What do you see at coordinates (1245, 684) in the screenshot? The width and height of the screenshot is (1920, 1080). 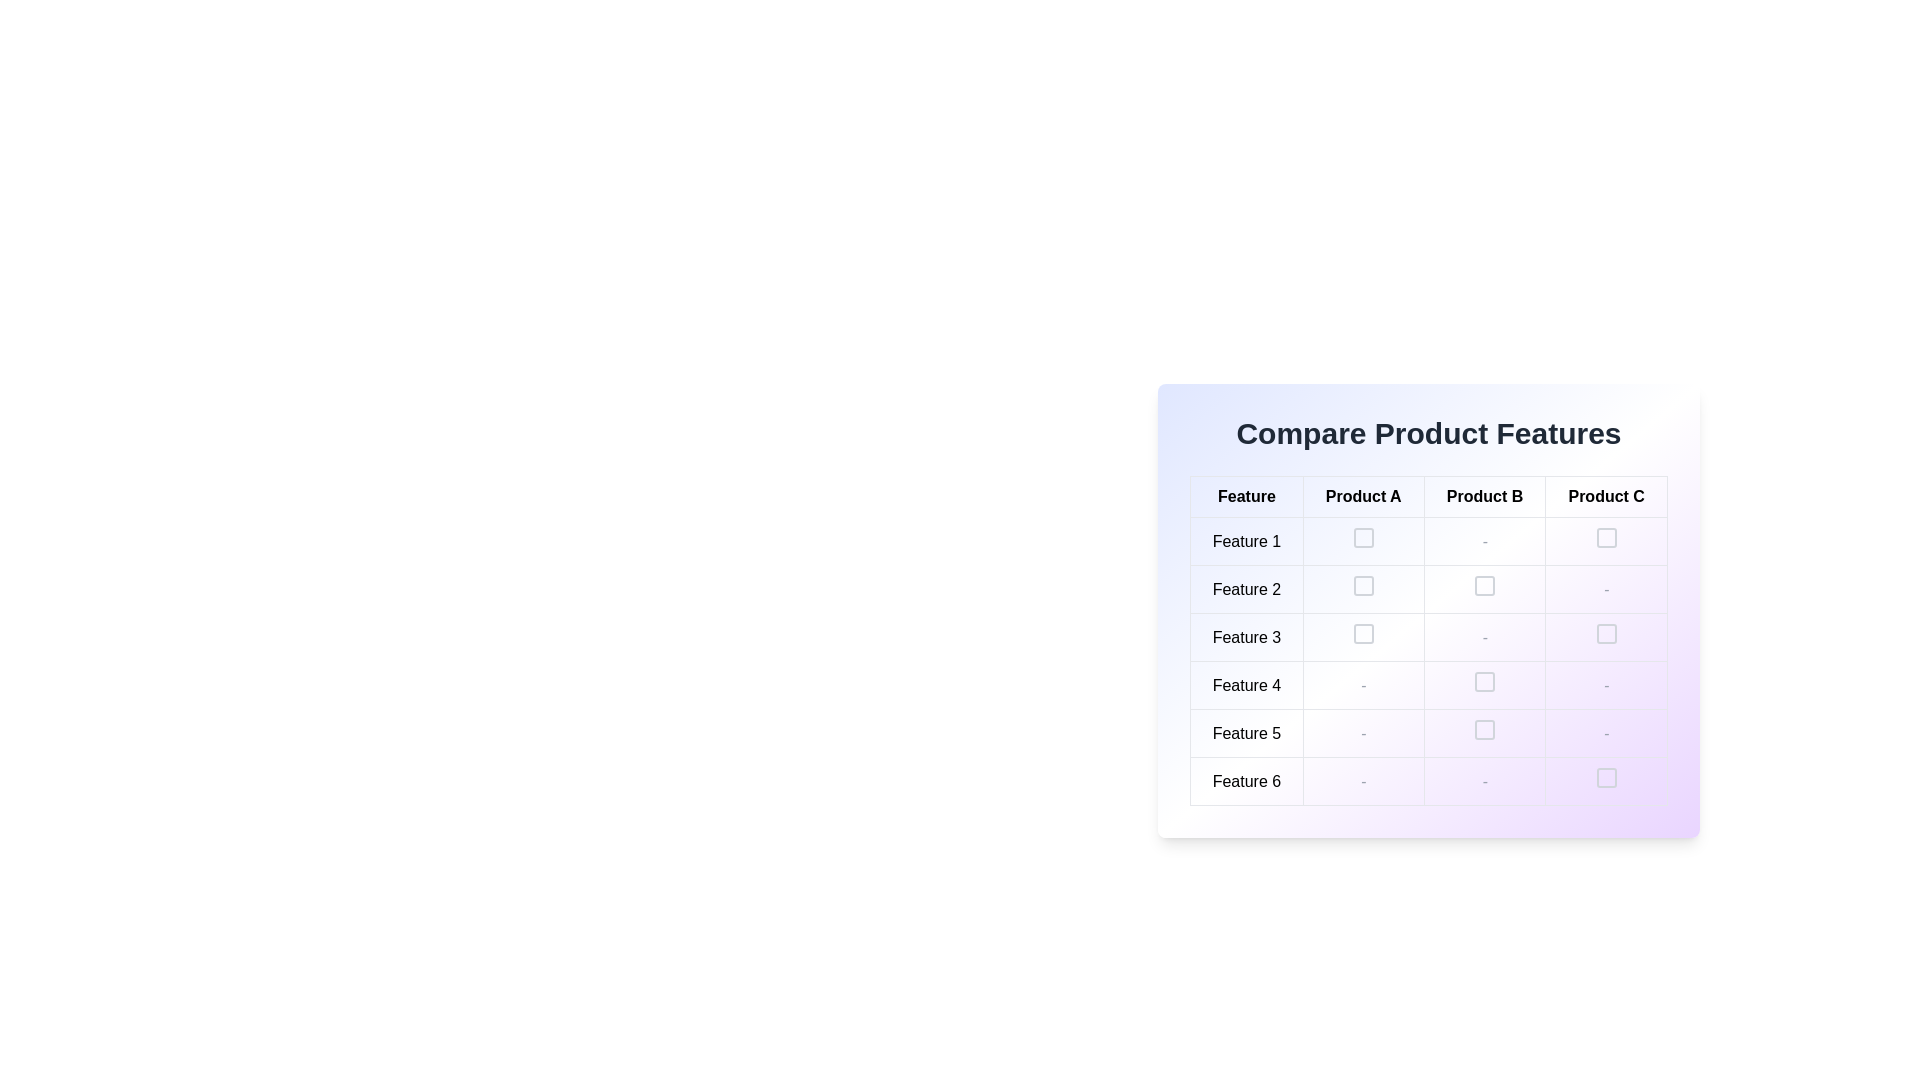 I see `the table cell displaying 'Feature 4' in the fourth row, first column of the 'Compare Product Features' table` at bounding box center [1245, 684].